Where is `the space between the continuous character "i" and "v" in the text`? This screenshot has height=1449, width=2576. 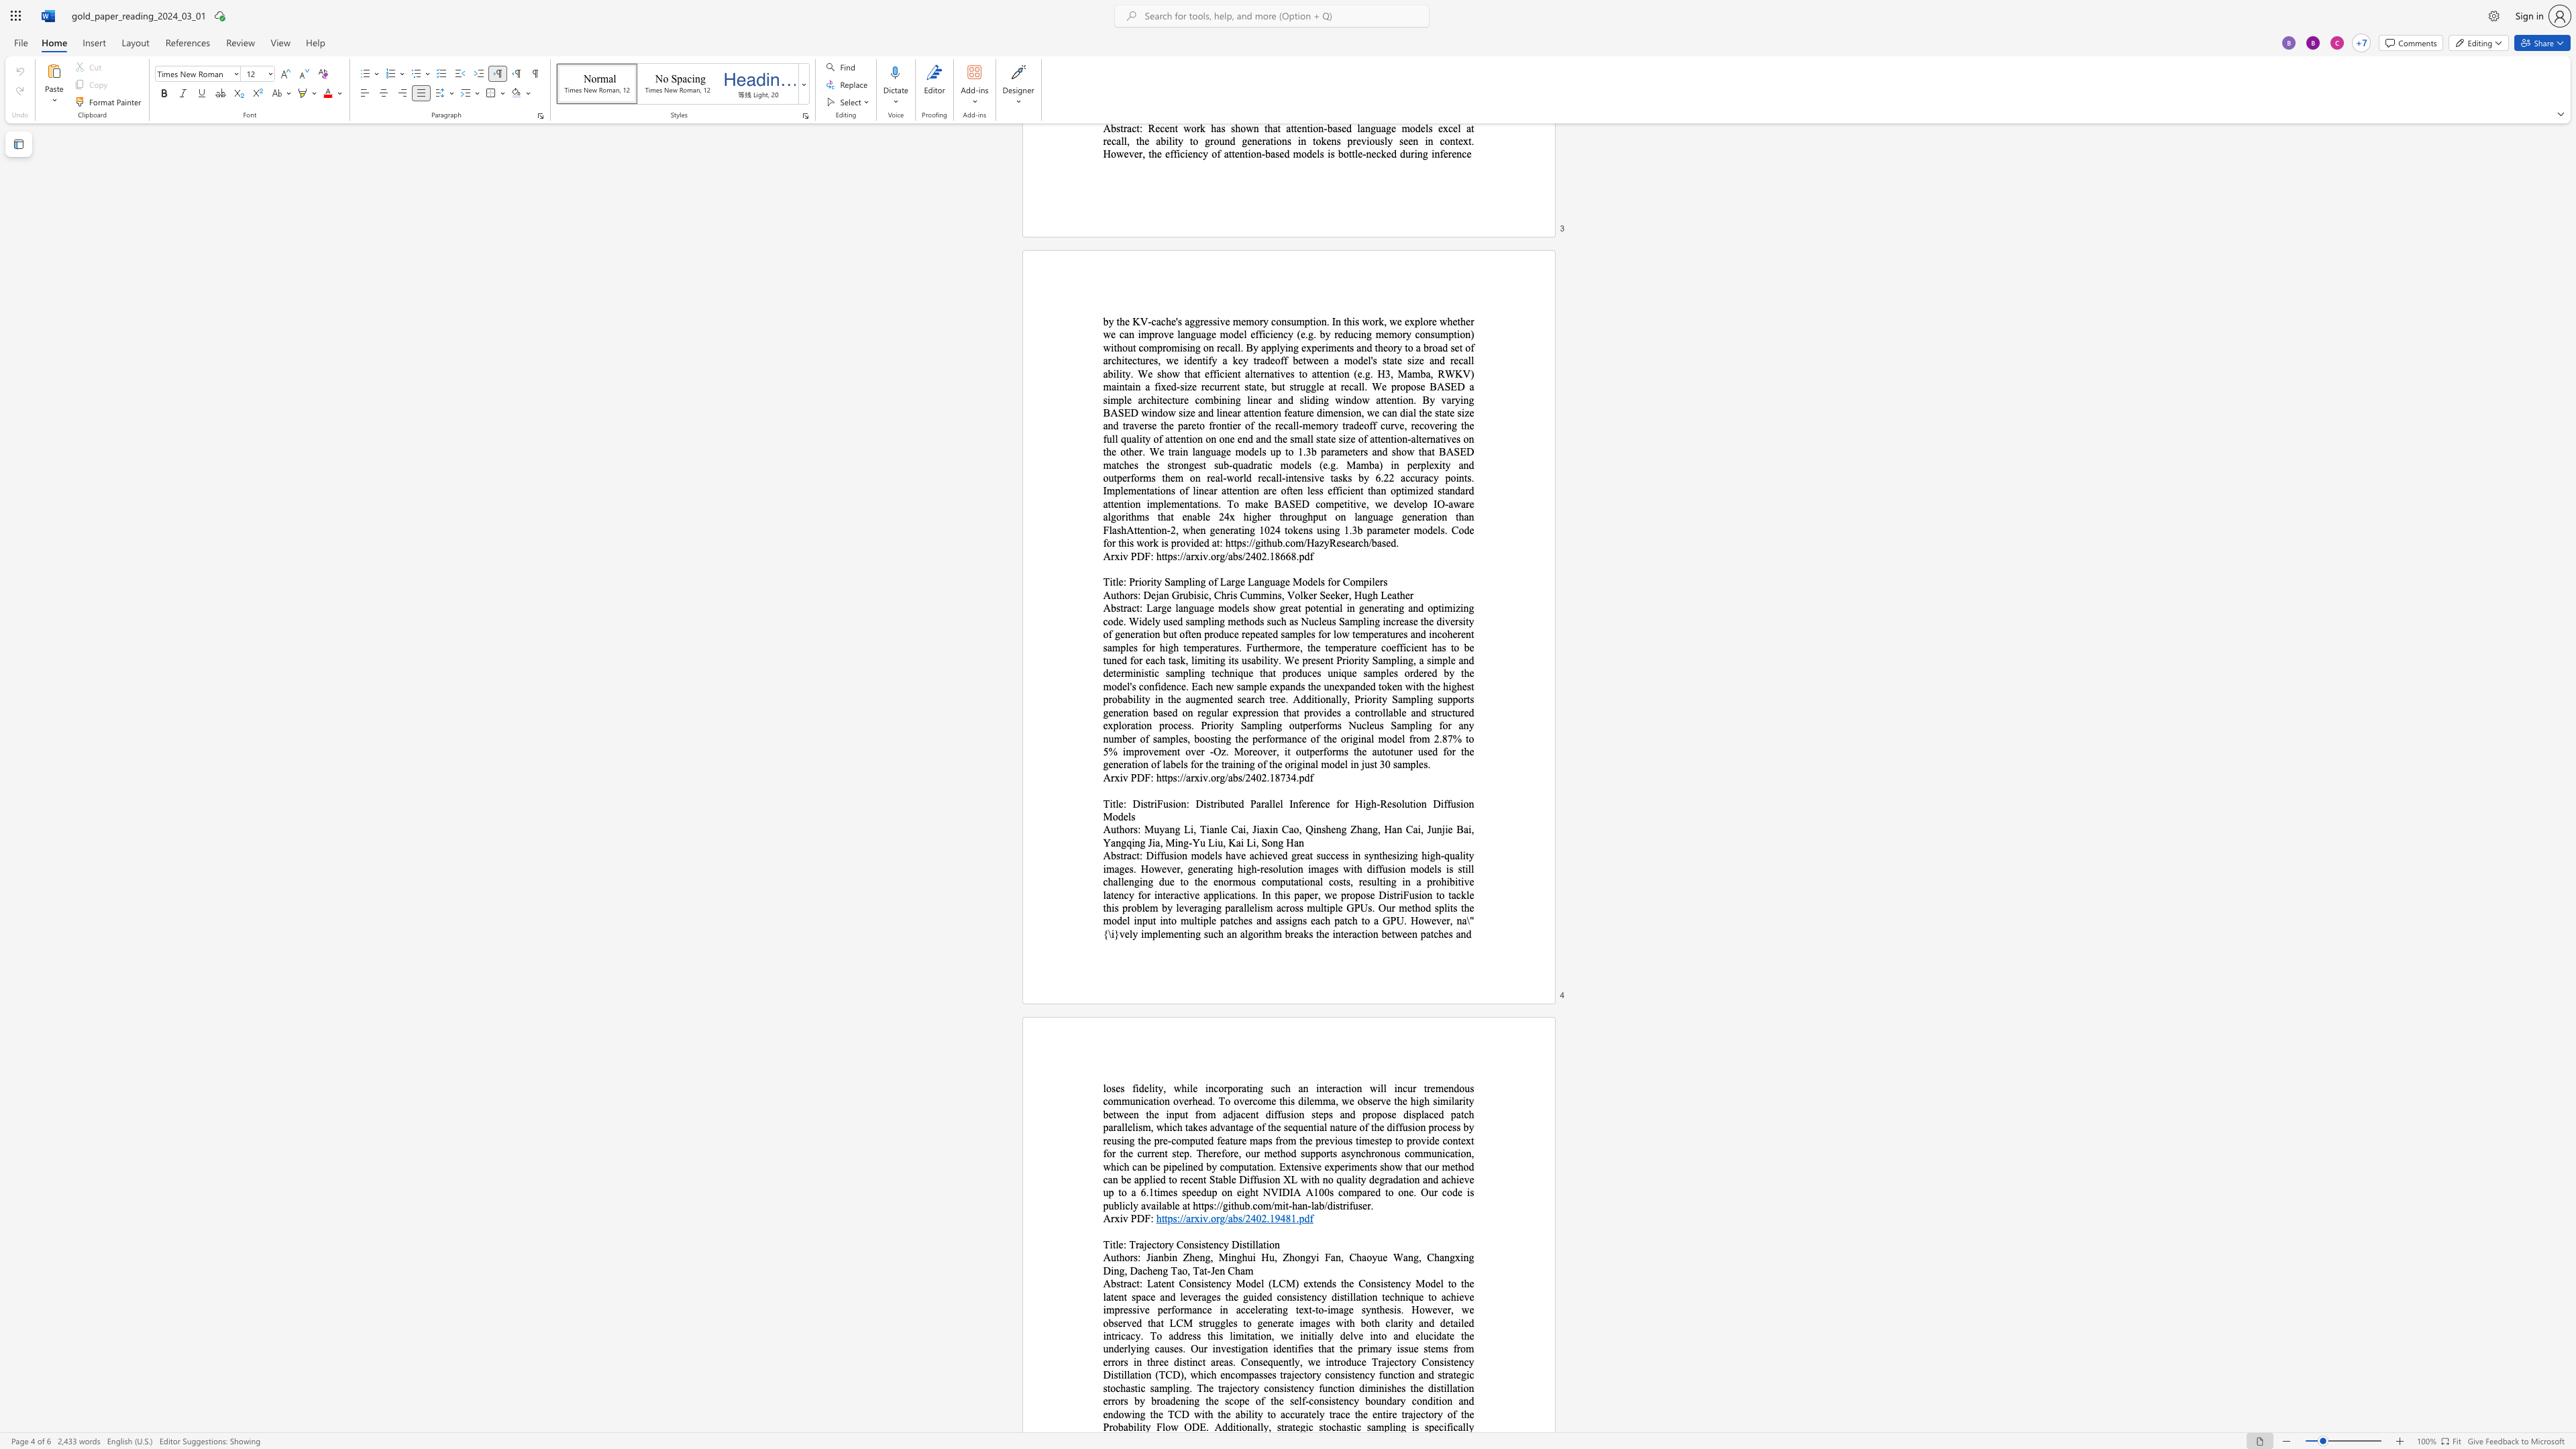
the space between the continuous character "i" and "v" in the text is located at coordinates (1123, 776).